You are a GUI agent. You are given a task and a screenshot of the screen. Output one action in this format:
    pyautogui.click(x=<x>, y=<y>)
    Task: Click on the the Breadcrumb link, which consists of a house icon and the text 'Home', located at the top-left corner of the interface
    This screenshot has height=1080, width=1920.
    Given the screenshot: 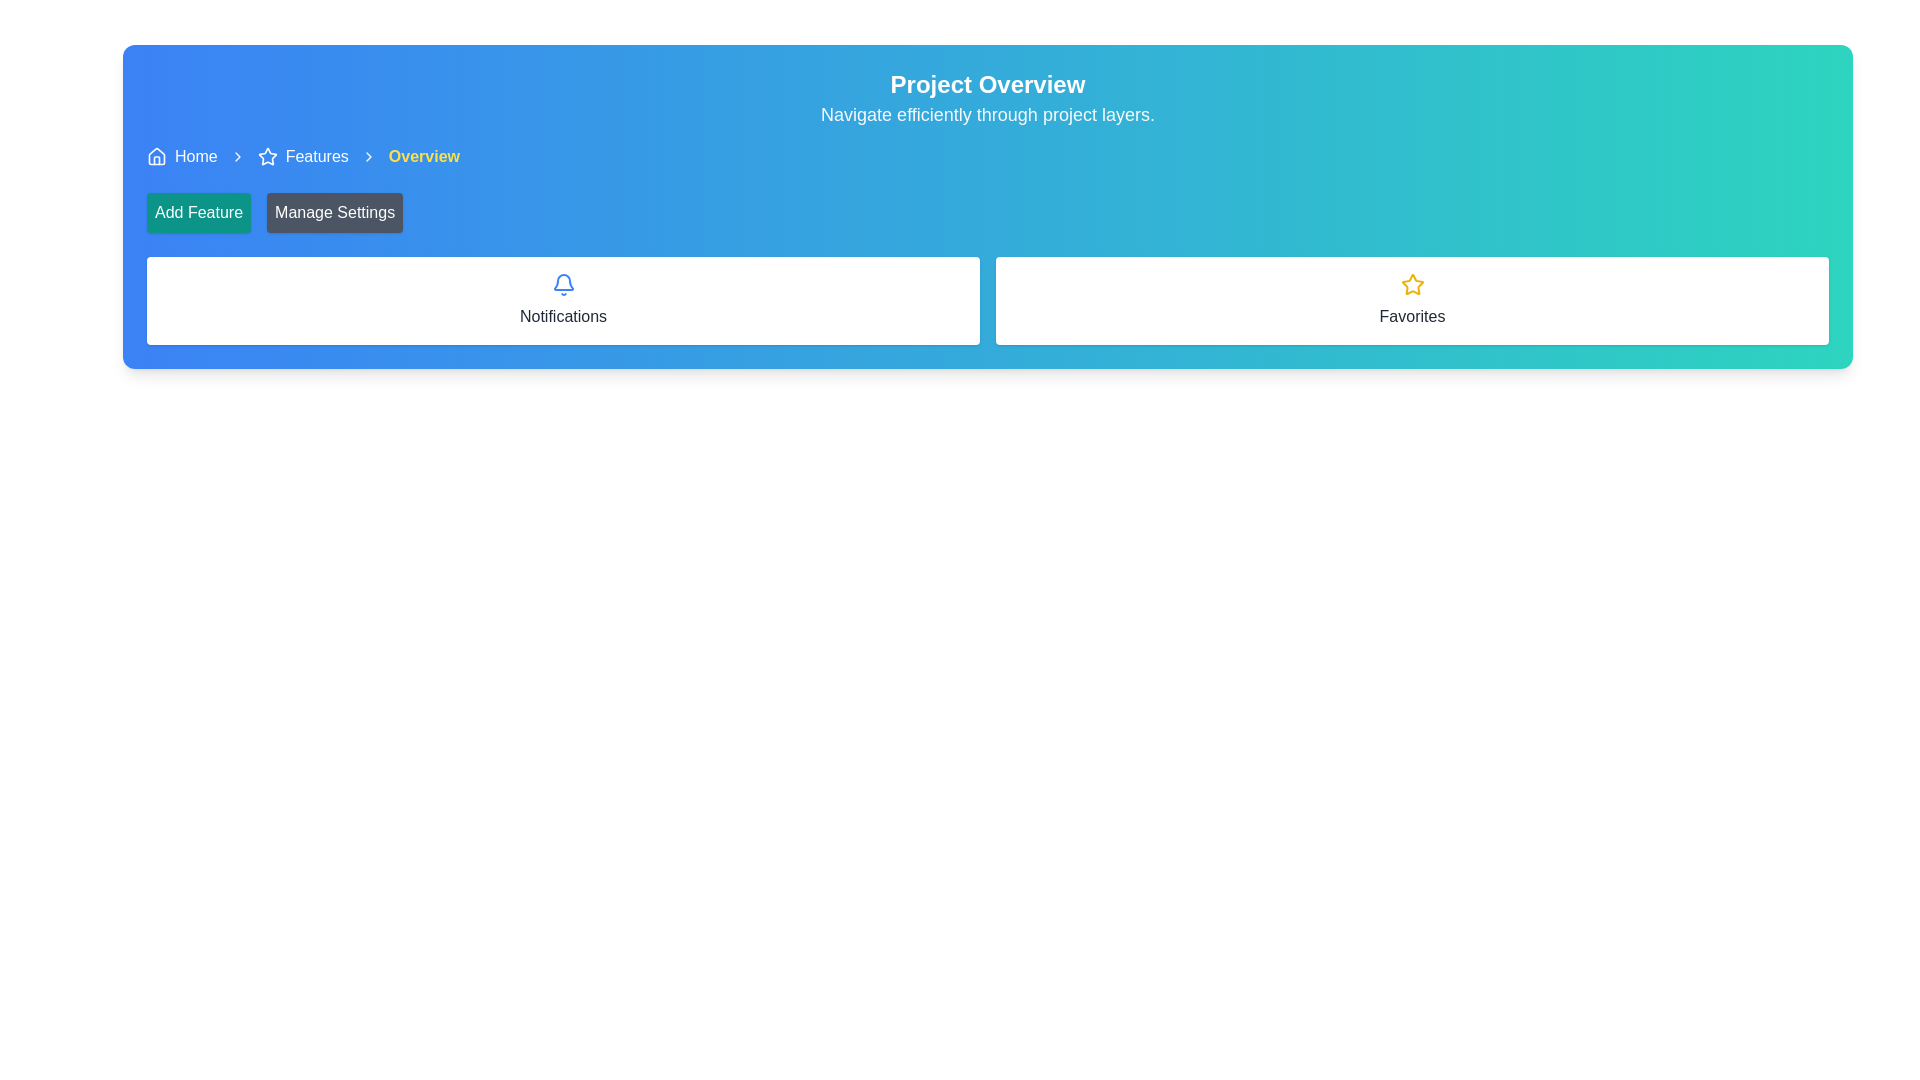 What is the action you would take?
    pyautogui.click(x=182, y=156)
    